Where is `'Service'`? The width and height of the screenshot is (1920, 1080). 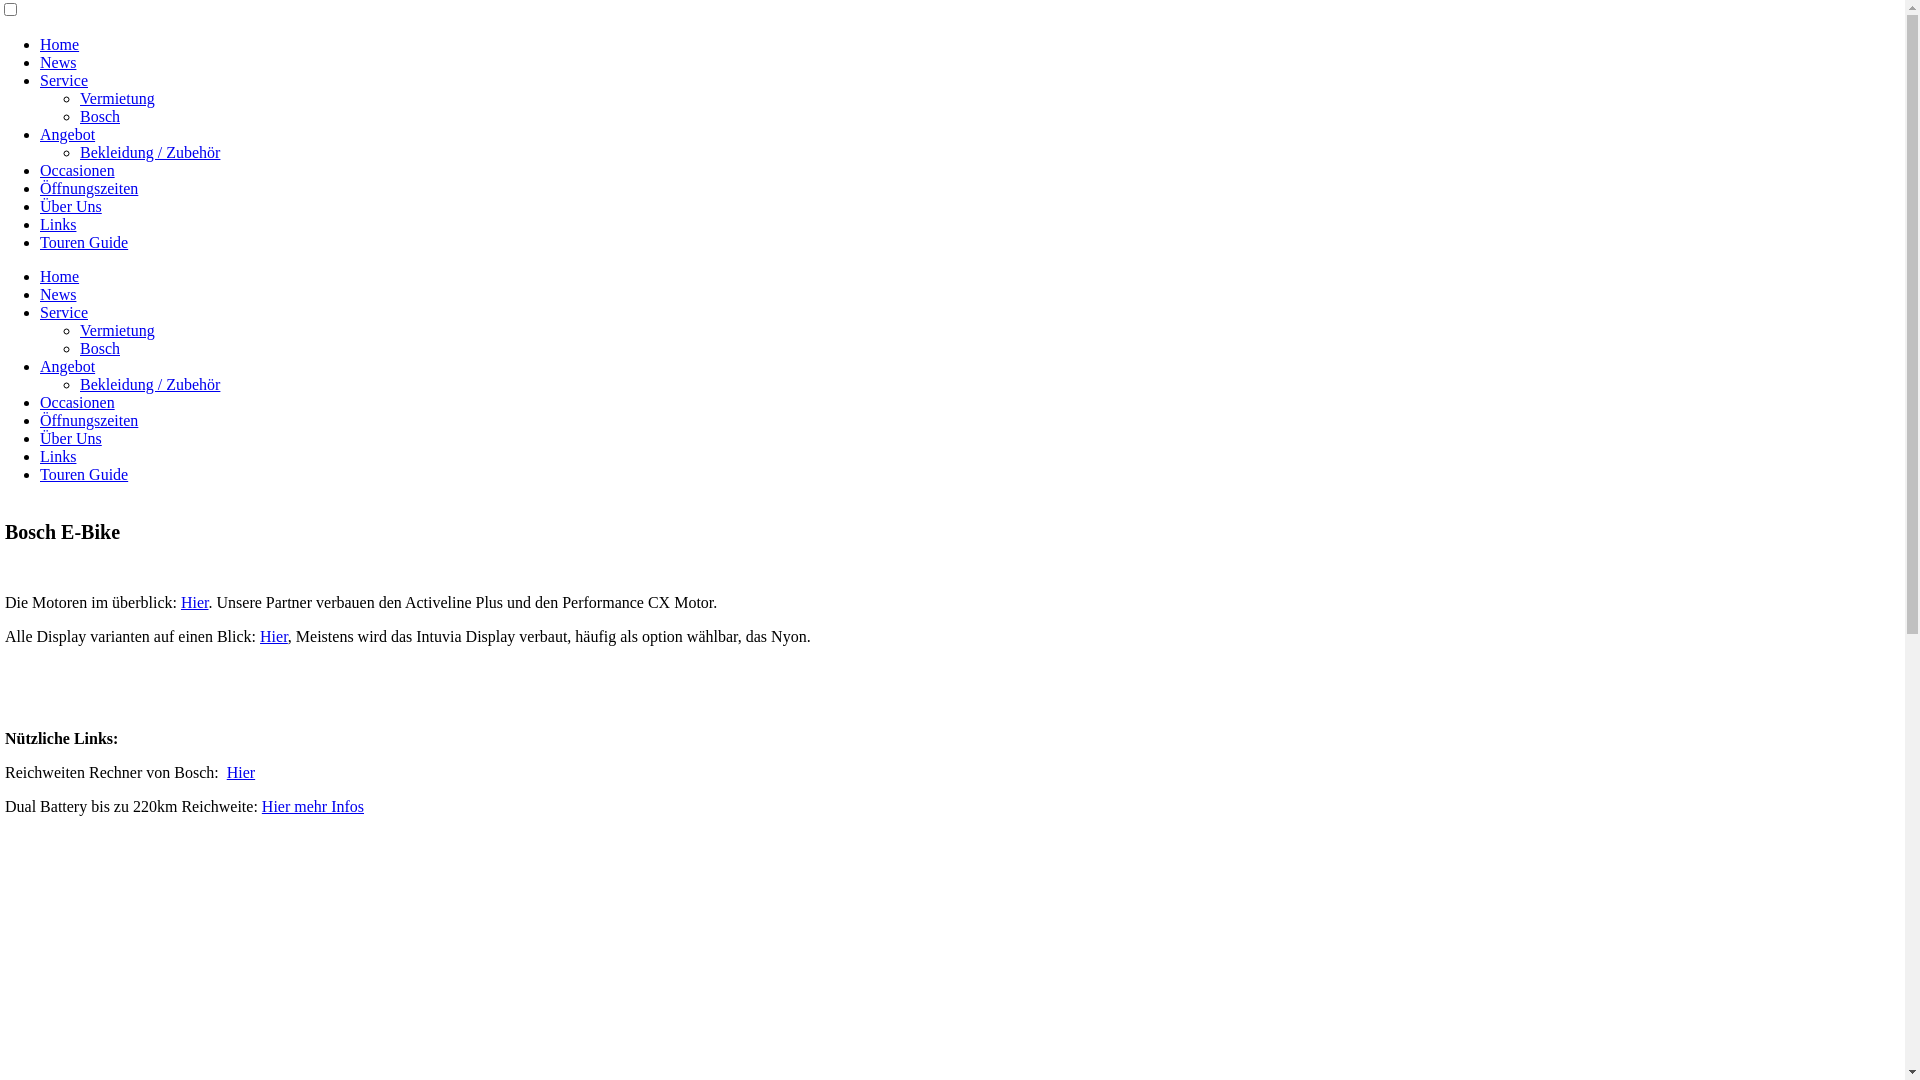 'Service' is located at coordinates (63, 79).